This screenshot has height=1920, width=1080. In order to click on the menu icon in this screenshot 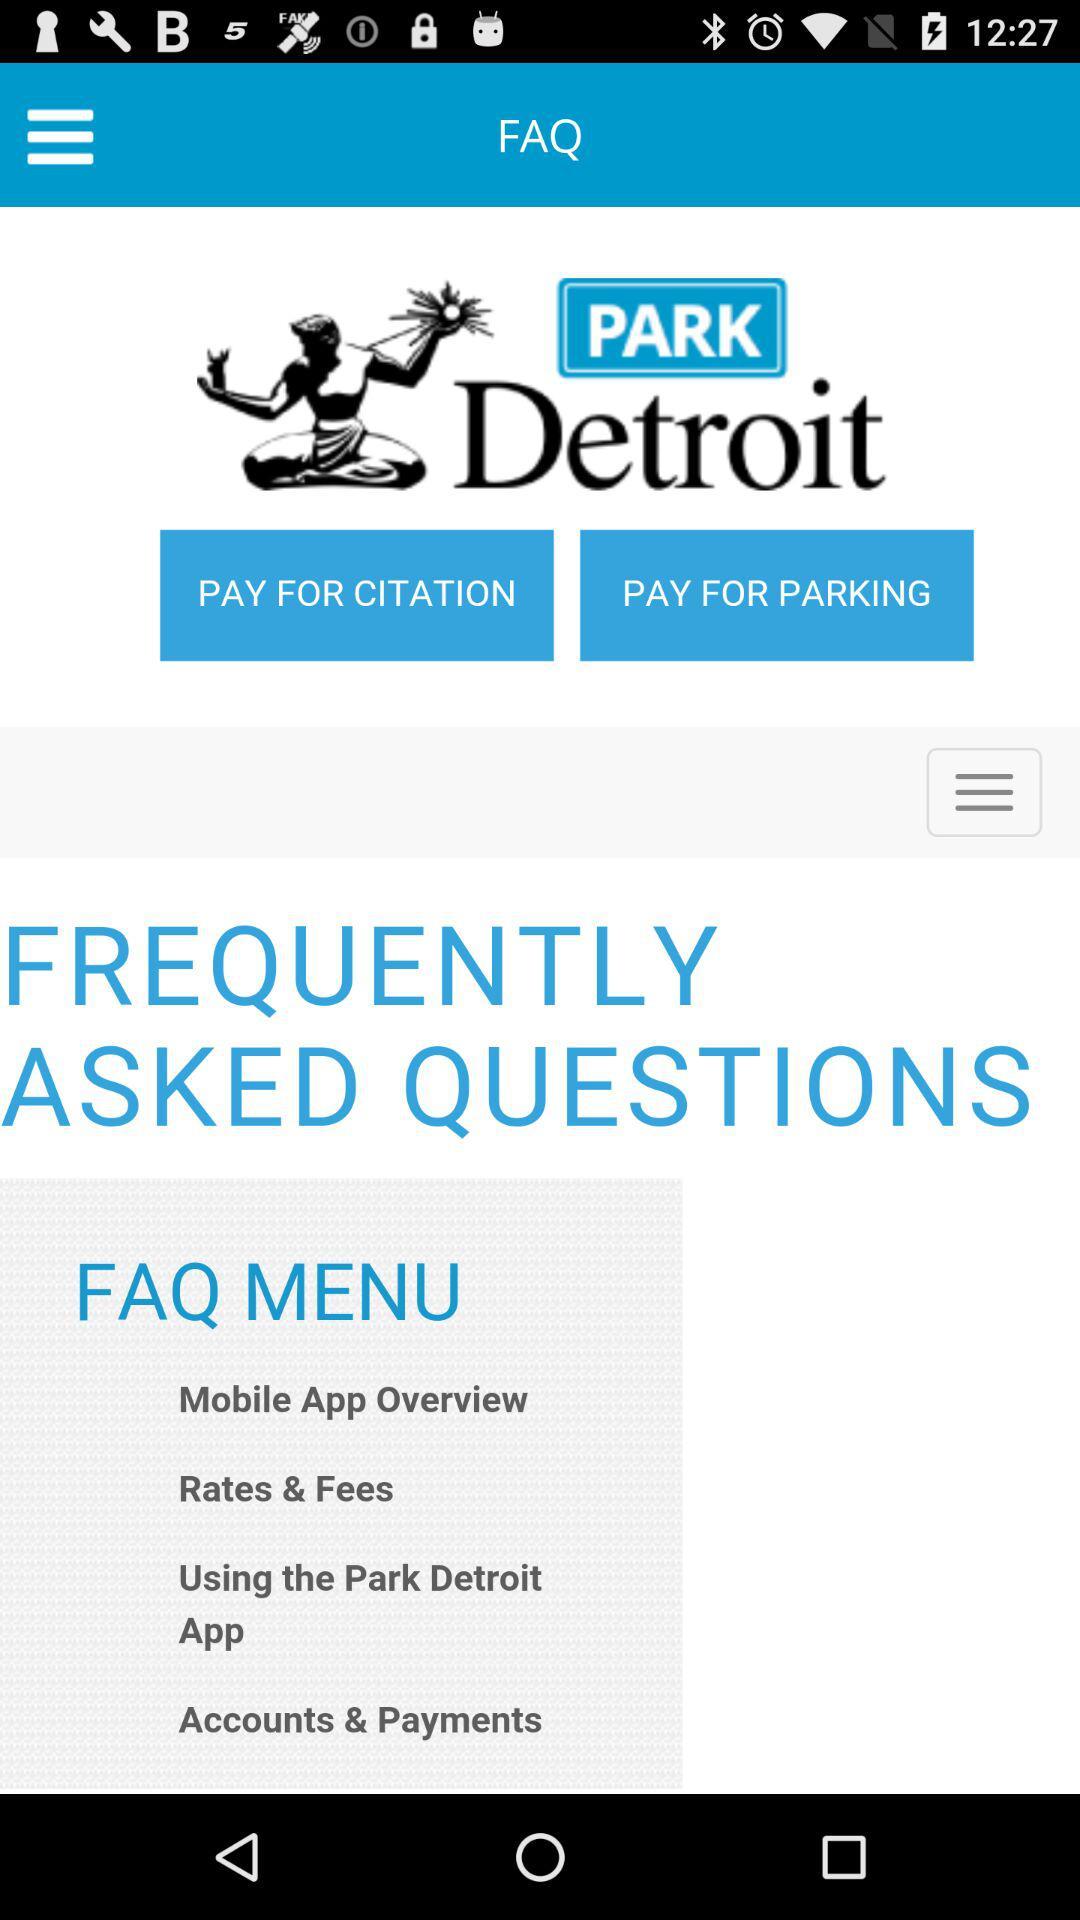, I will do `click(59, 143)`.